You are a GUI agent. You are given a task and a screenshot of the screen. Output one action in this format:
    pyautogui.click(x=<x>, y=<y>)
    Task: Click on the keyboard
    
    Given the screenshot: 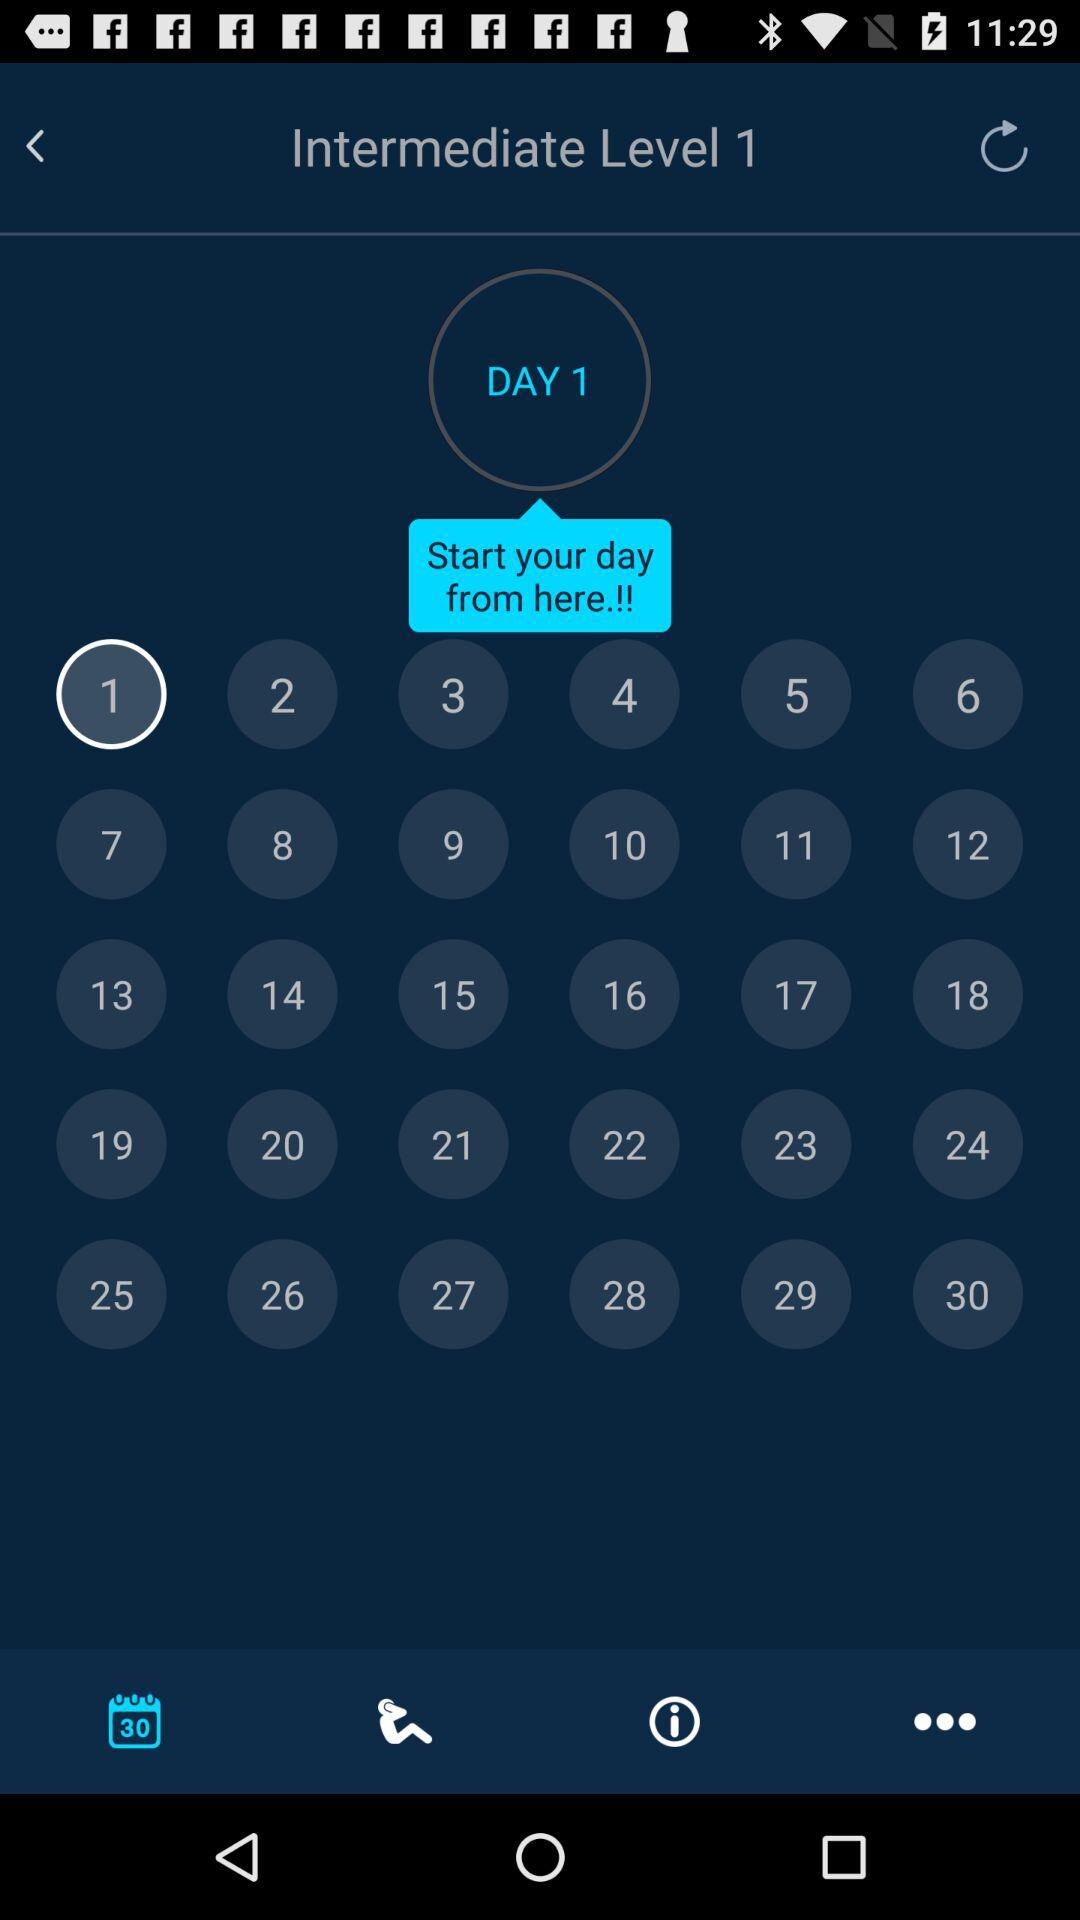 What is the action you would take?
    pyautogui.click(x=453, y=694)
    